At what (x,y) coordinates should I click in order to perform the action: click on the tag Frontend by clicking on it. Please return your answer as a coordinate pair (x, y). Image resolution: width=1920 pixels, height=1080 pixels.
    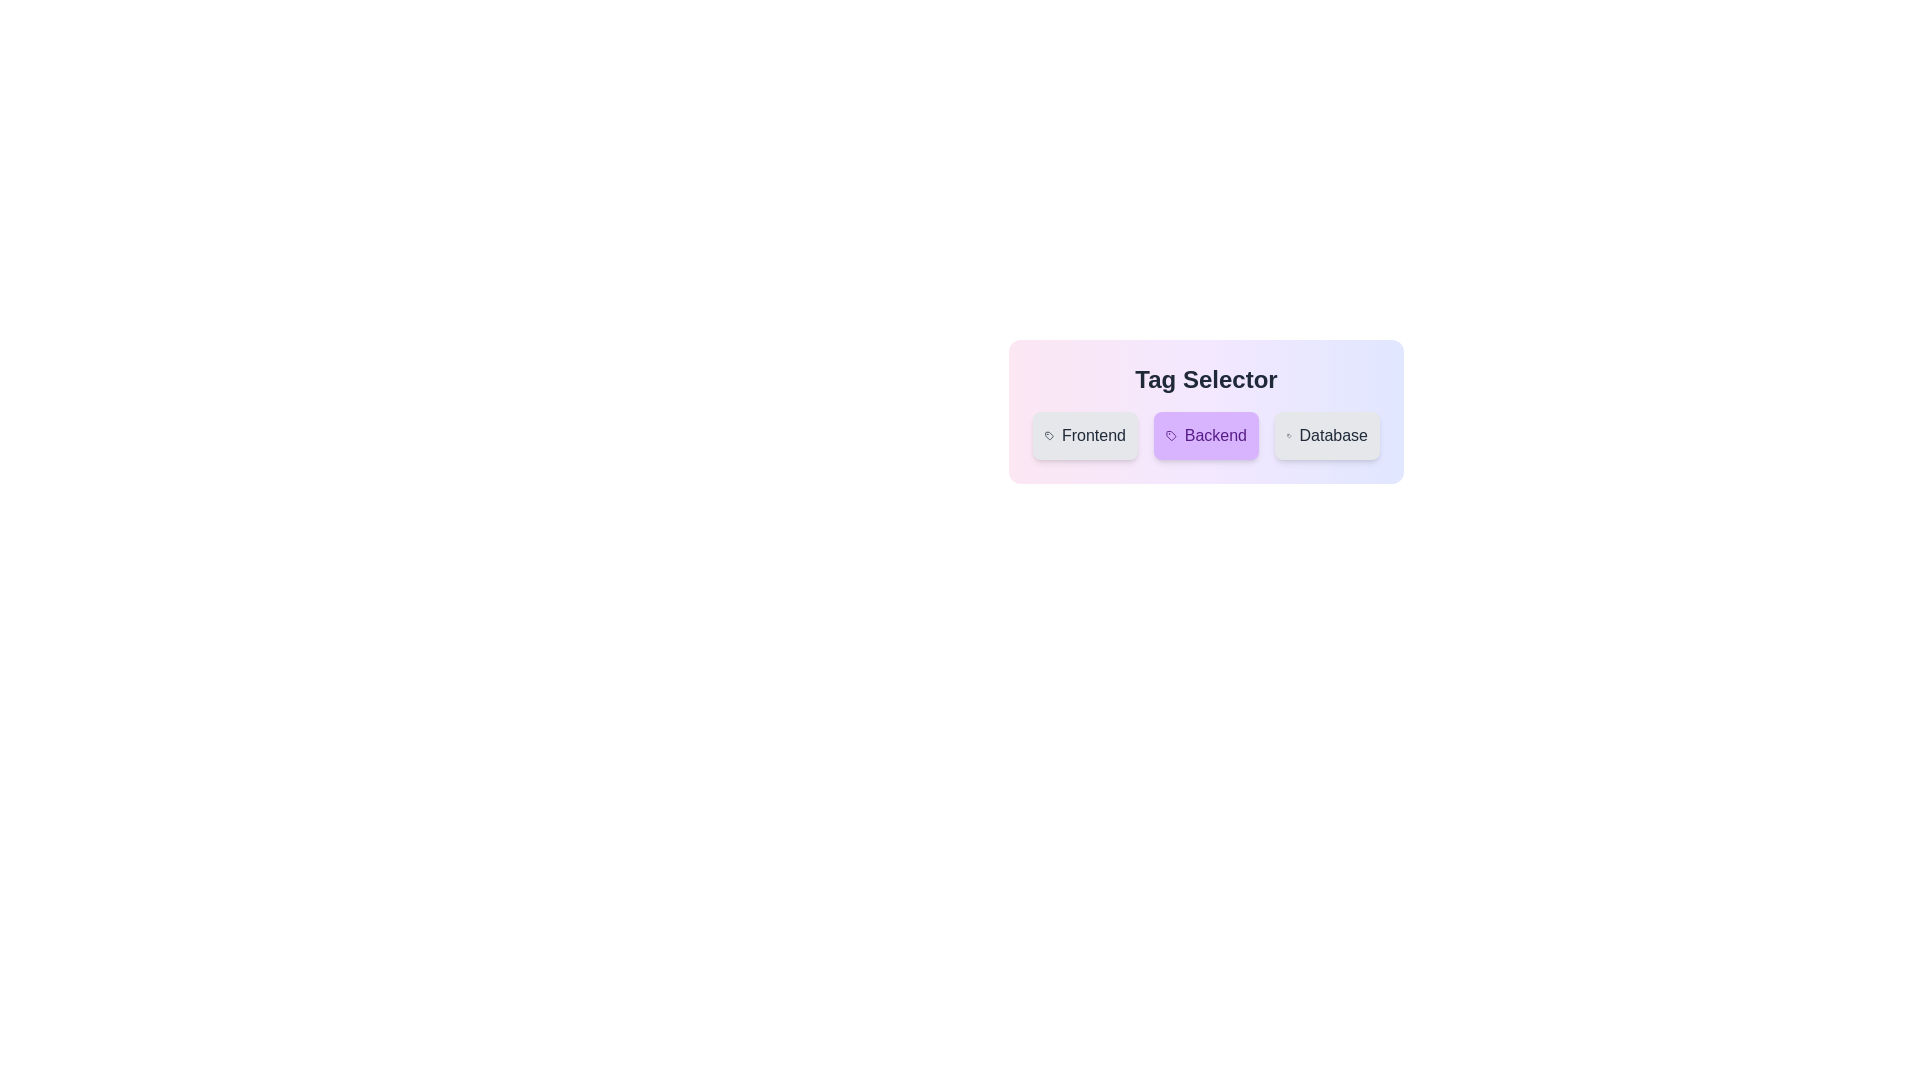
    Looking at the image, I should click on (1084, 434).